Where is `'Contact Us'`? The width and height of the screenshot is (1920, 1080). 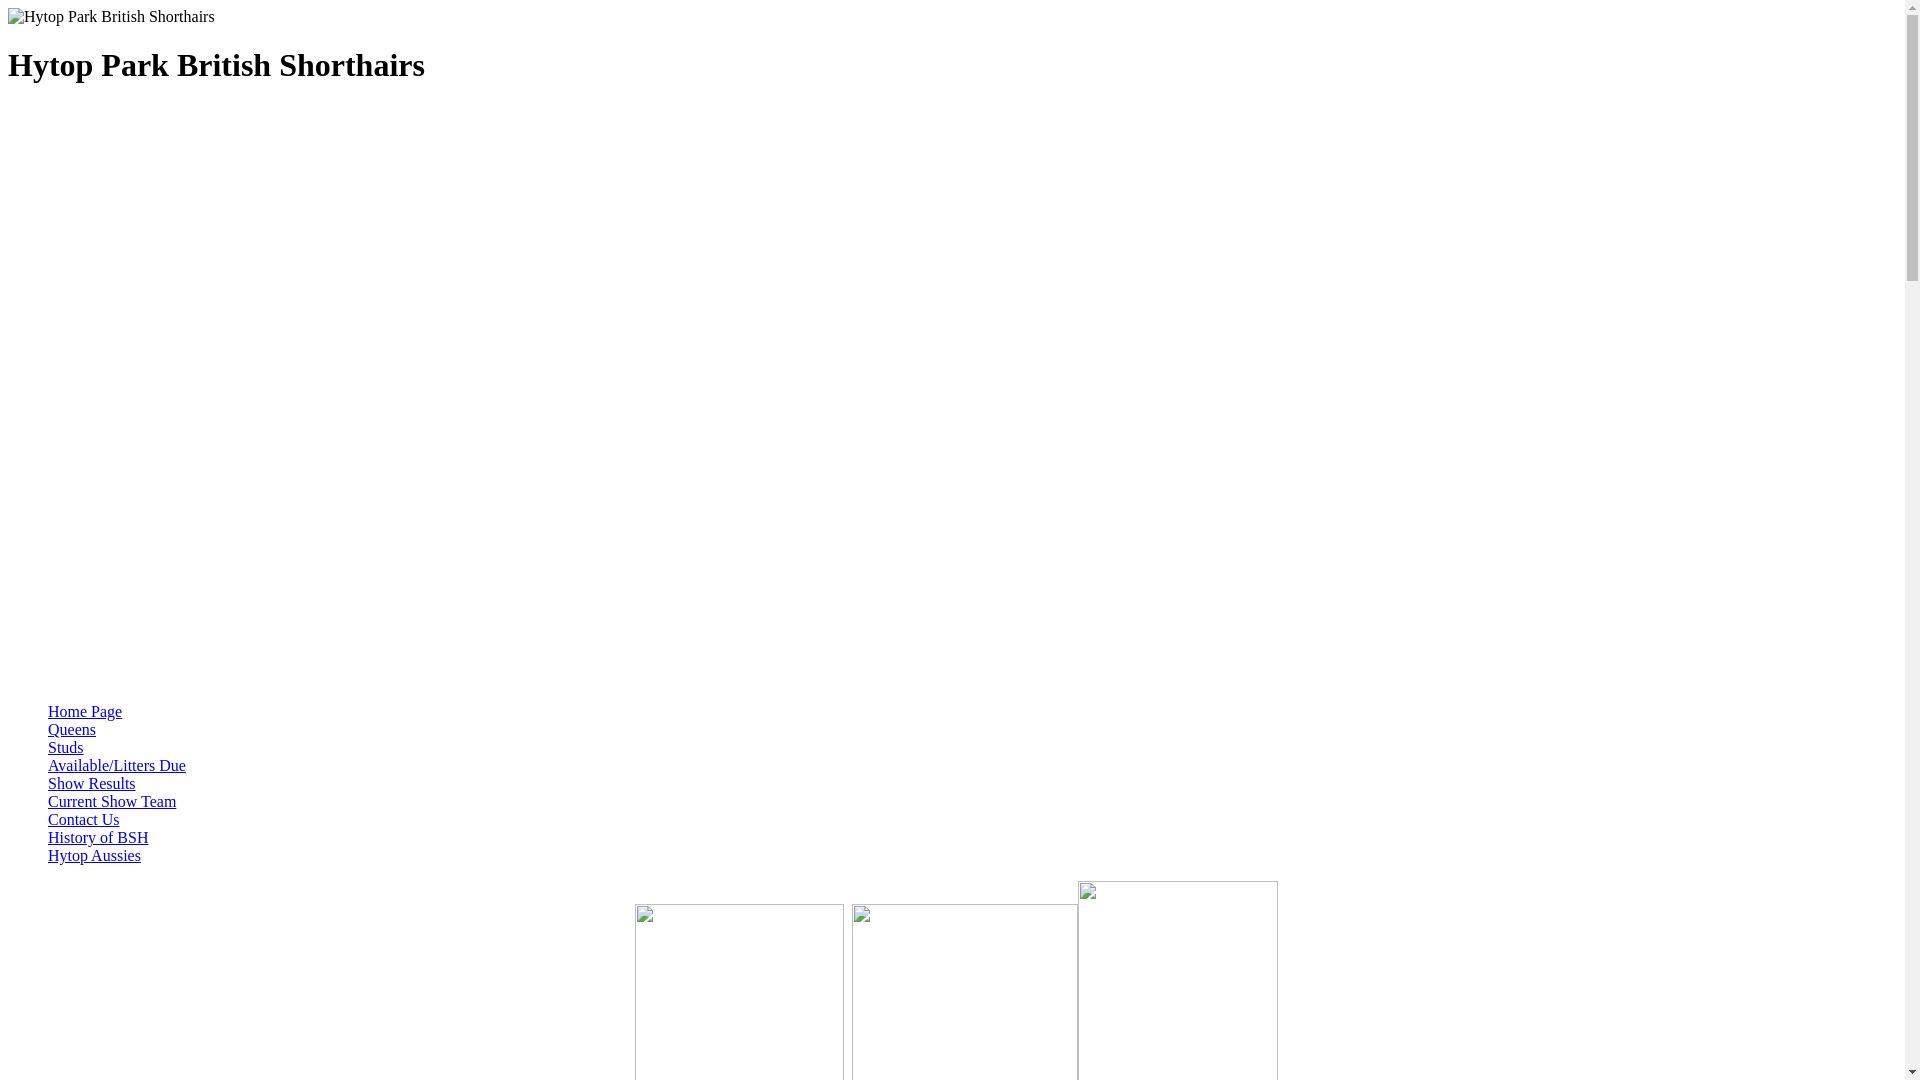 'Contact Us' is located at coordinates (82, 819).